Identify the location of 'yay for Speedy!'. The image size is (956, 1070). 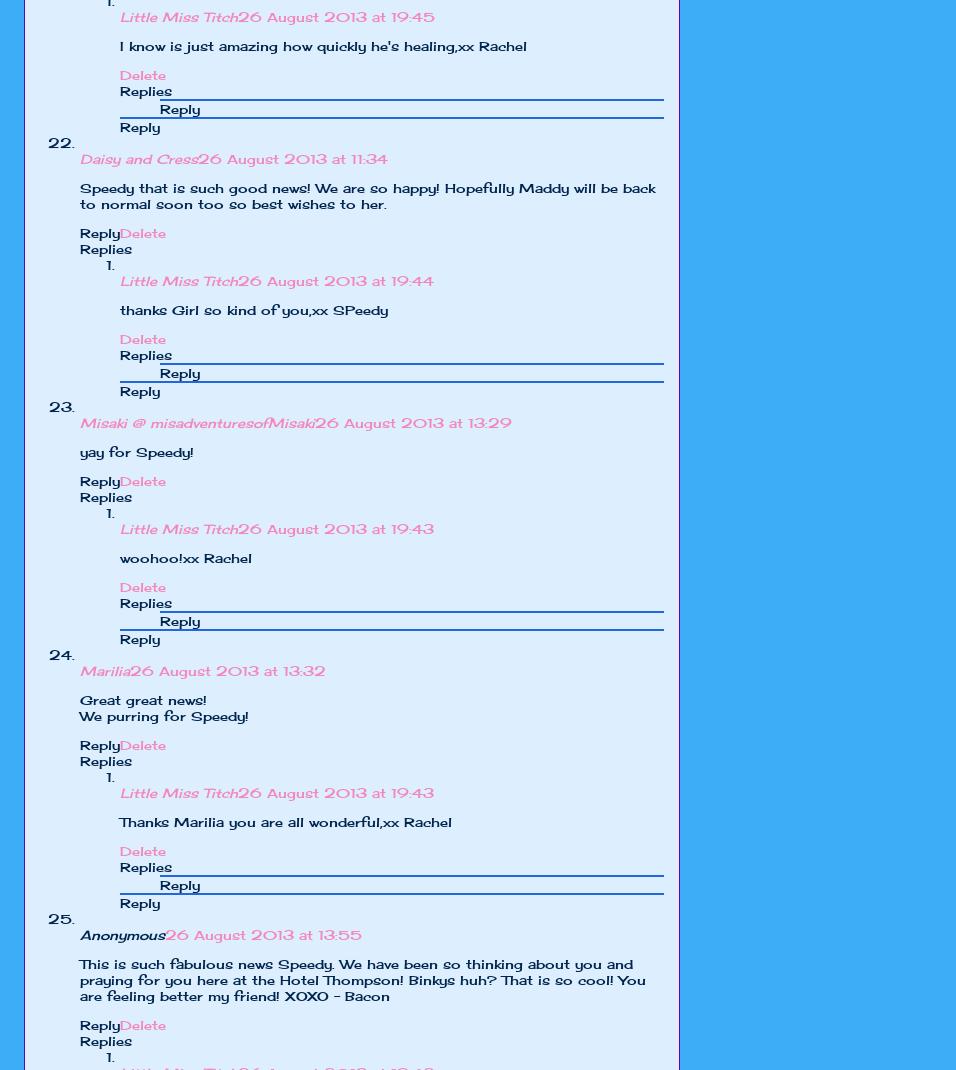
(136, 451).